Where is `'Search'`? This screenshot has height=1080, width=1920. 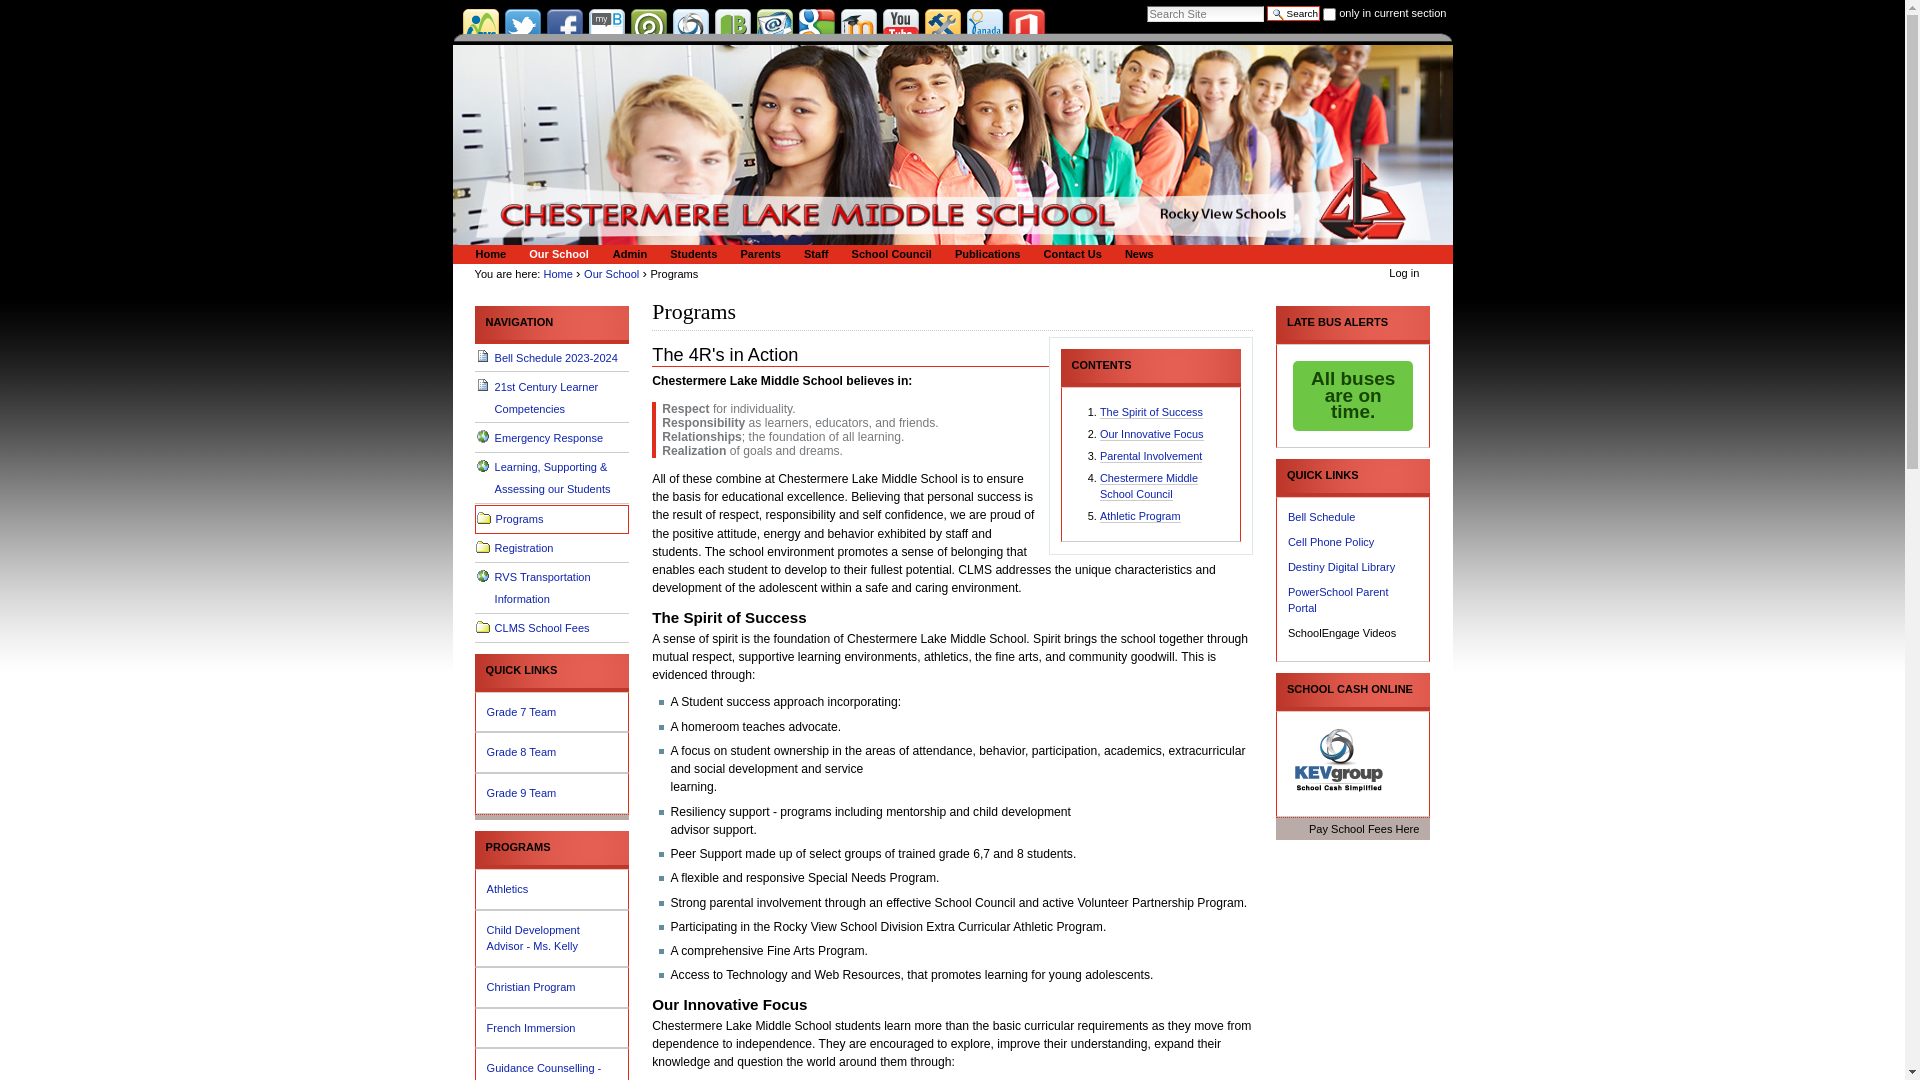
'Search' is located at coordinates (1293, 13).